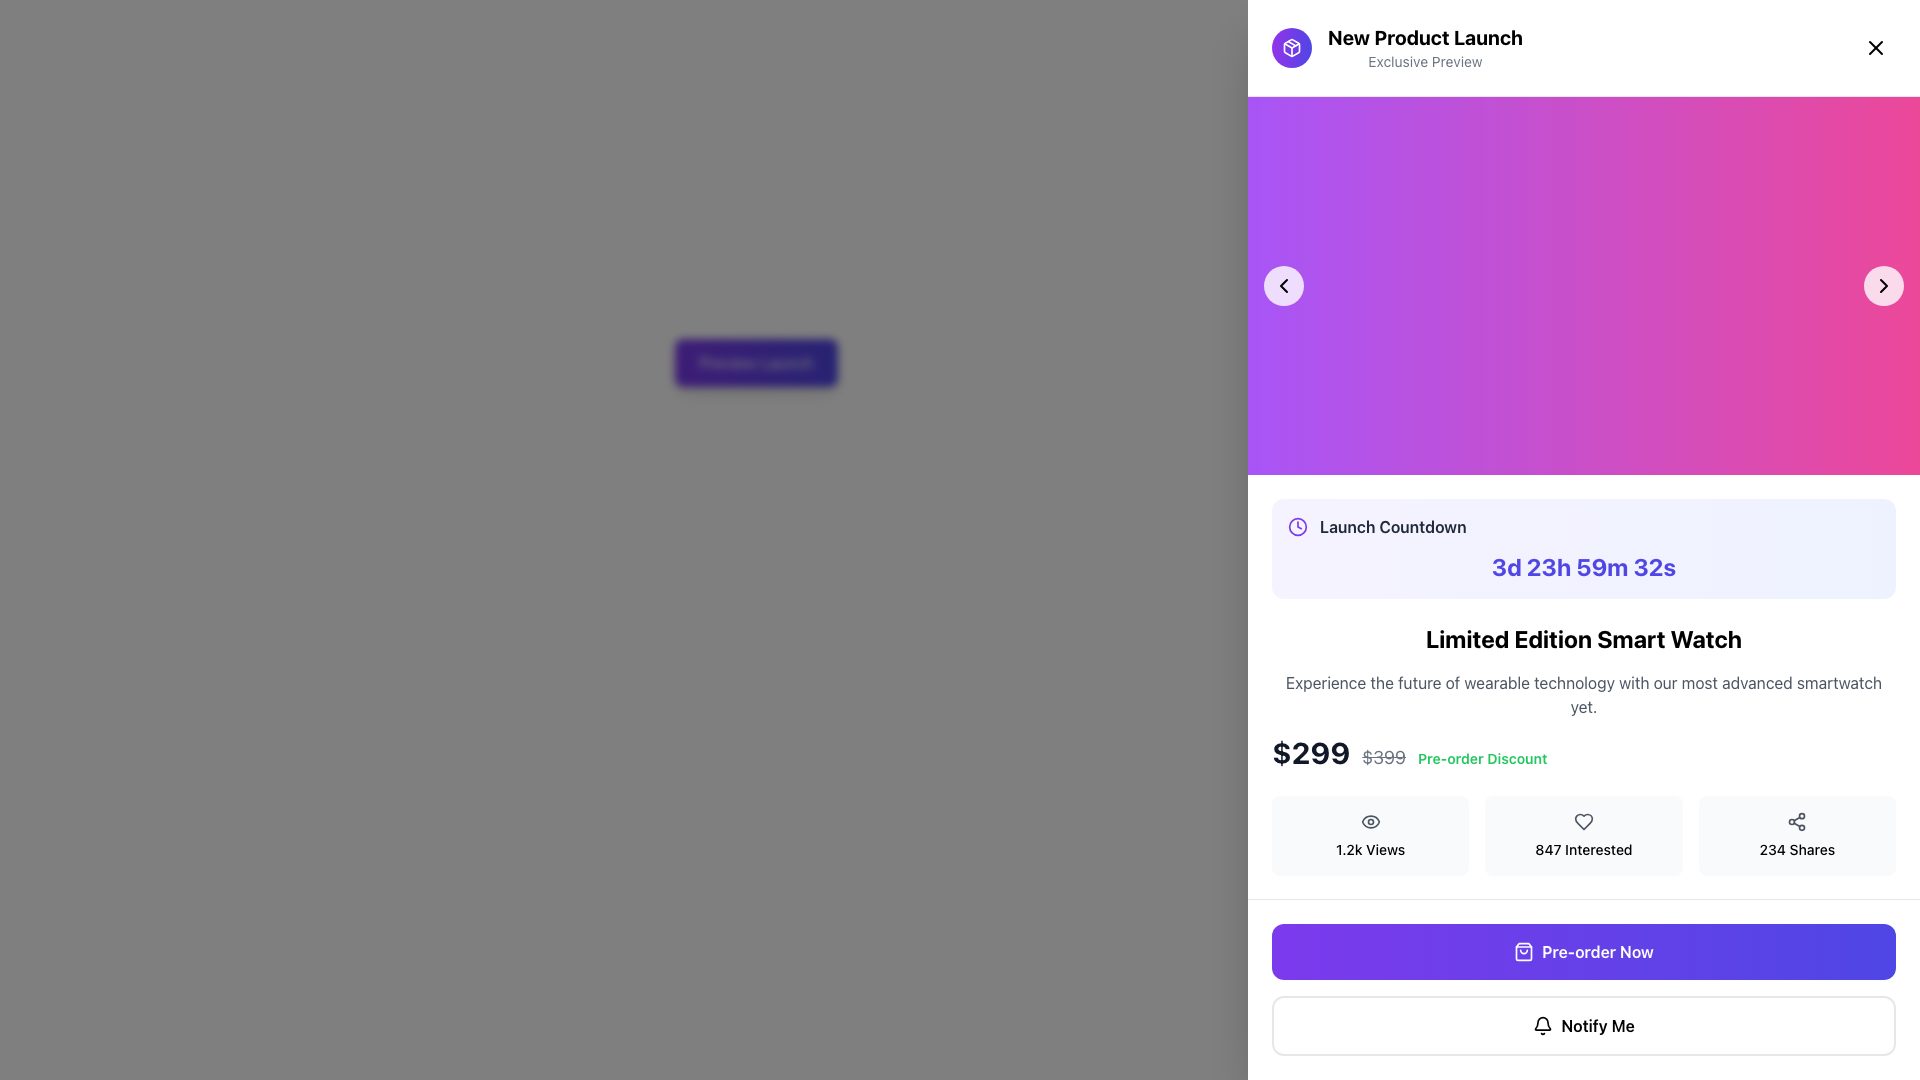 The image size is (1920, 1080). Describe the element at coordinates (1583, 836) in the screenshot. I see `the Informational widget that features a heart icon and the text '847 Interested', located between '1.2k Views' and '234 Shares'` at that location.